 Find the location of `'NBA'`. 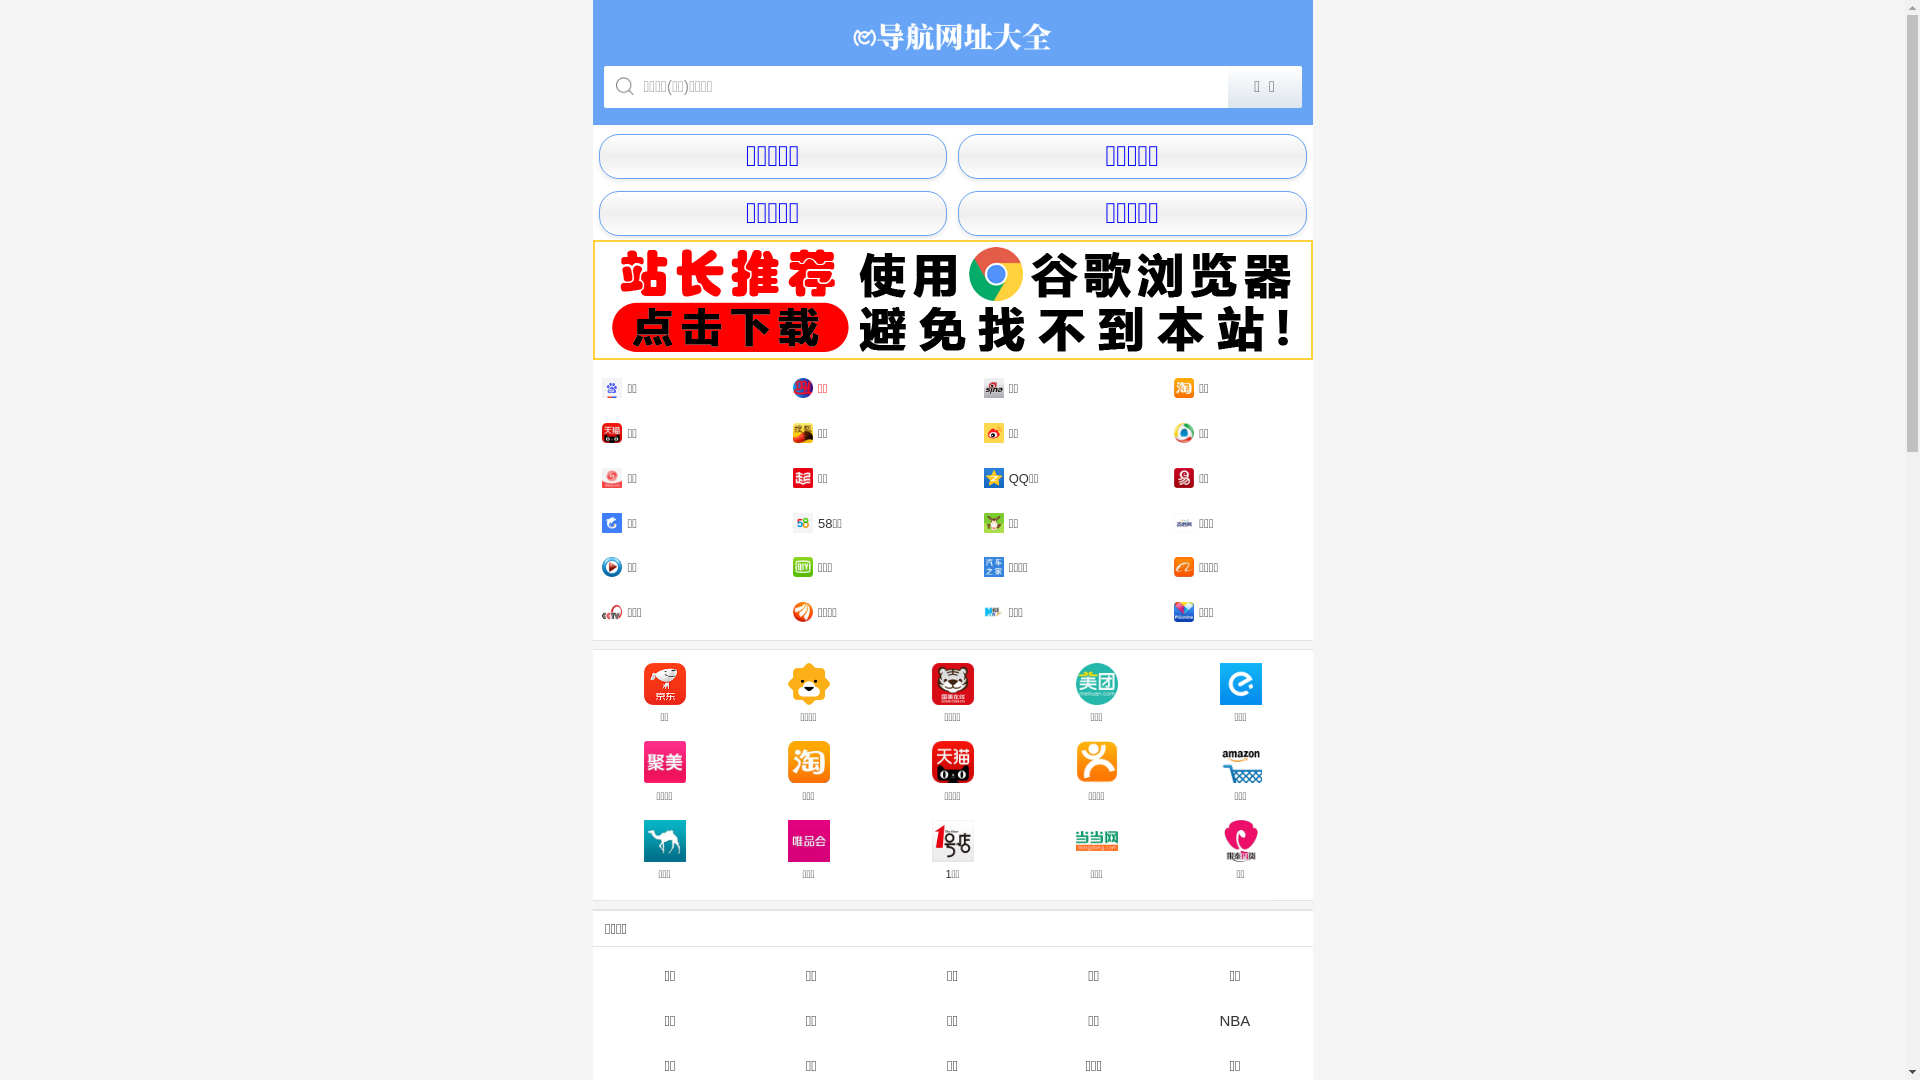

'NBA' is located at coordinates (1163, 1019).